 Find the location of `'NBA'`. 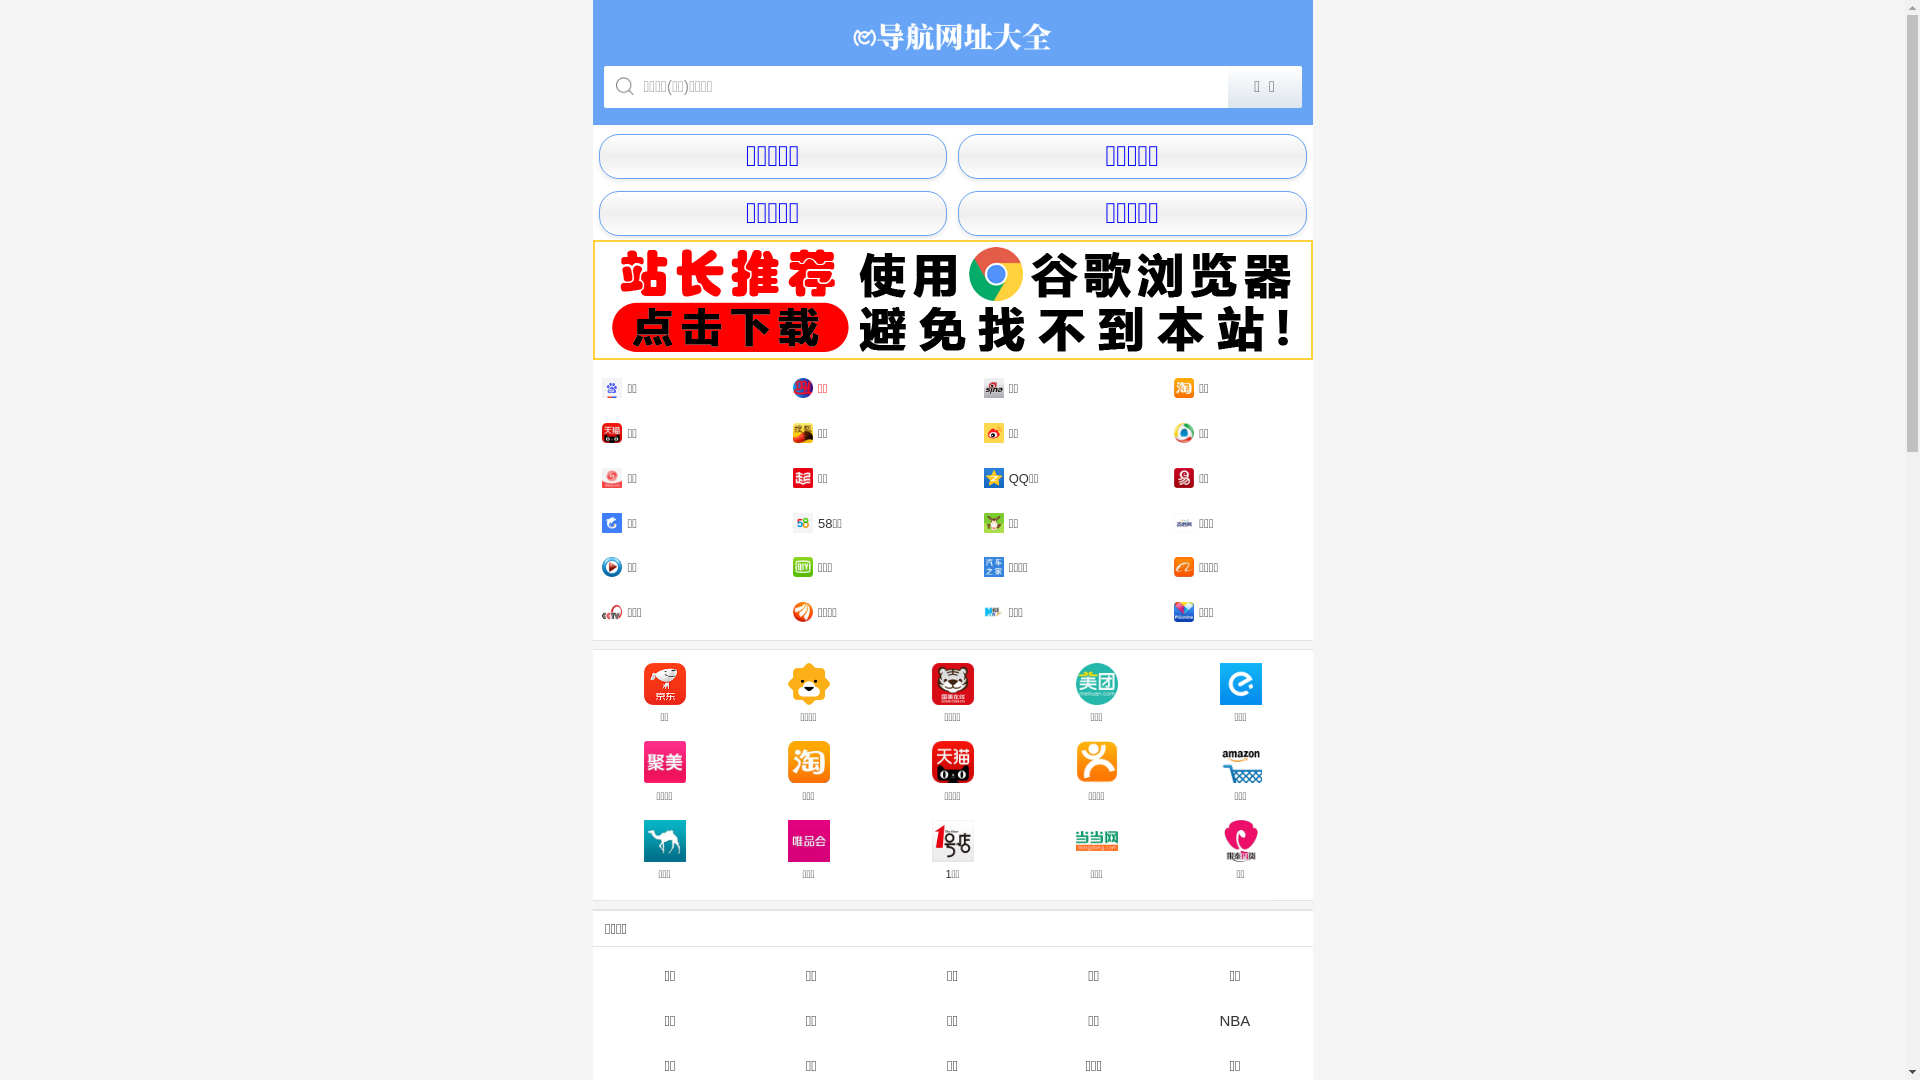

'NBA' is located at coordinates (1163, 1019).